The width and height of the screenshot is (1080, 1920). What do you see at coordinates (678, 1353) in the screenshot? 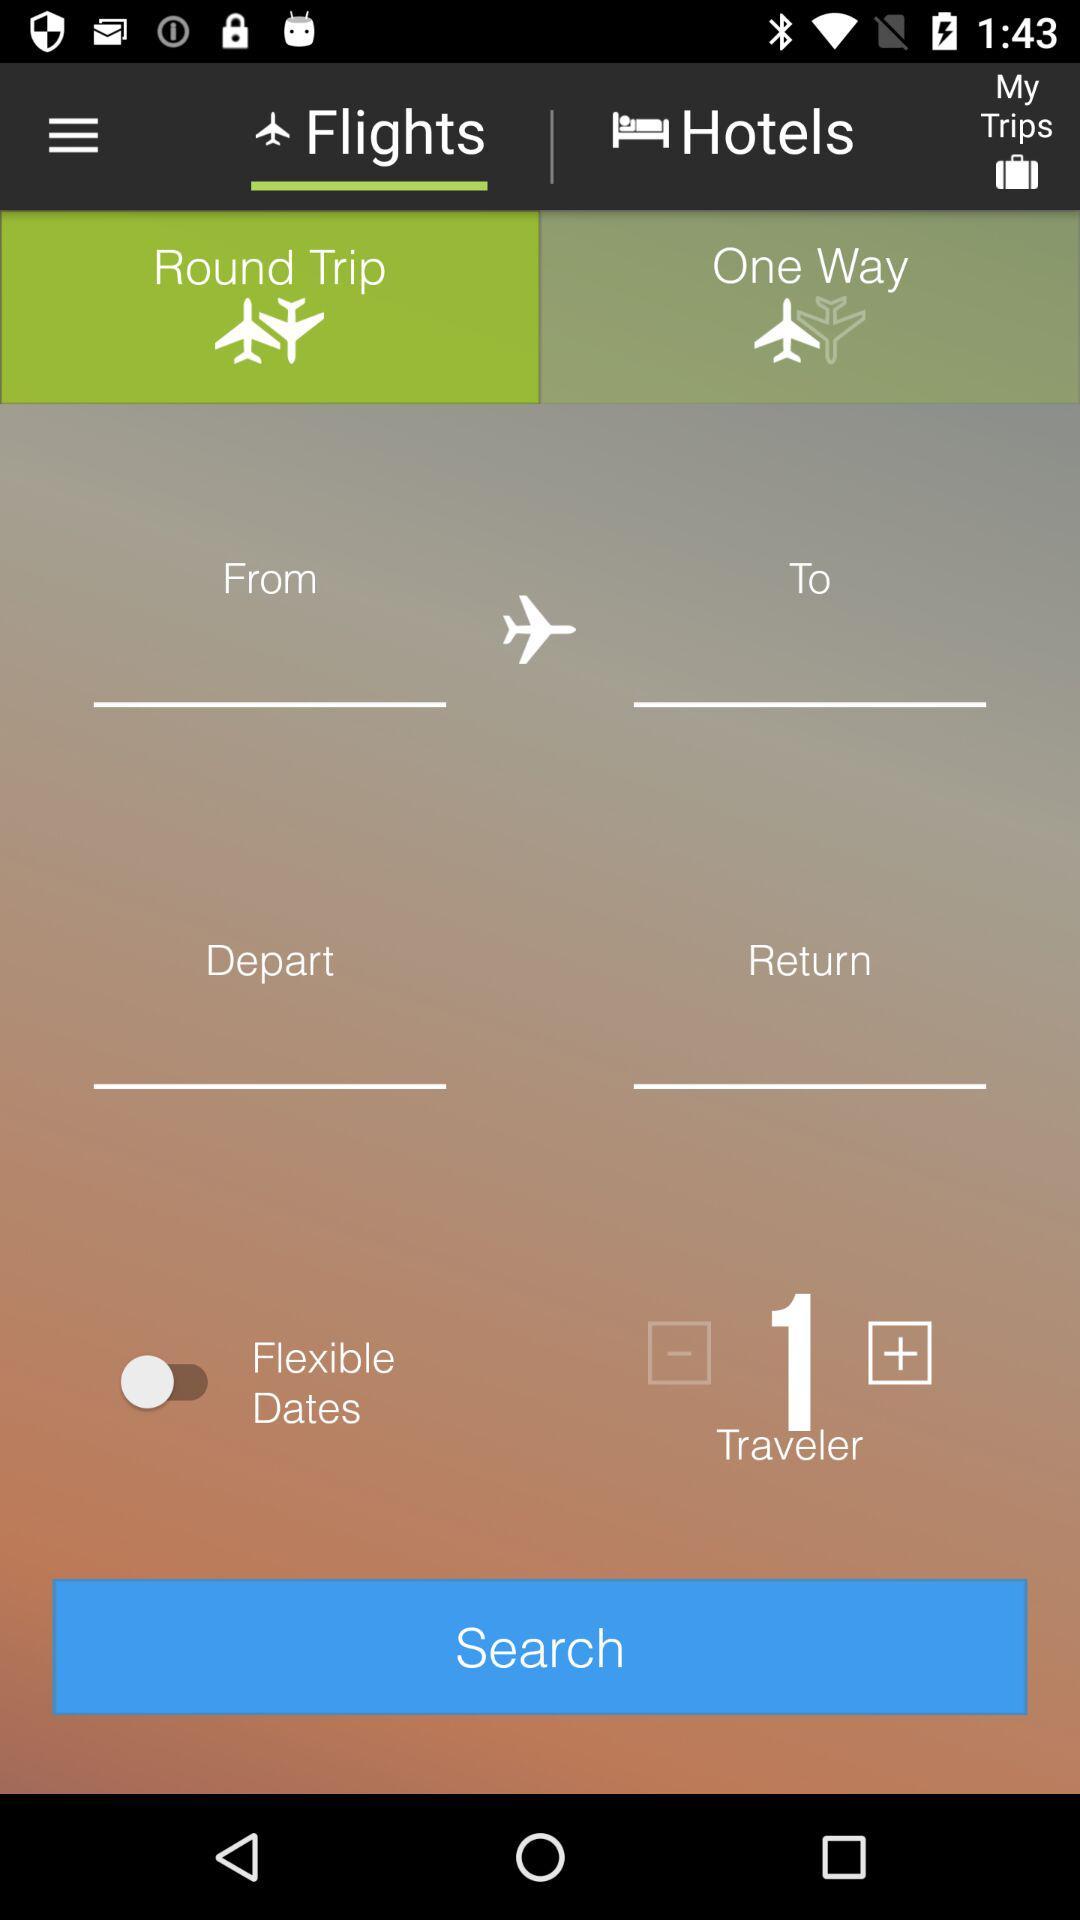
I see `subtract a traveler` at bounding box center [678, 1353].